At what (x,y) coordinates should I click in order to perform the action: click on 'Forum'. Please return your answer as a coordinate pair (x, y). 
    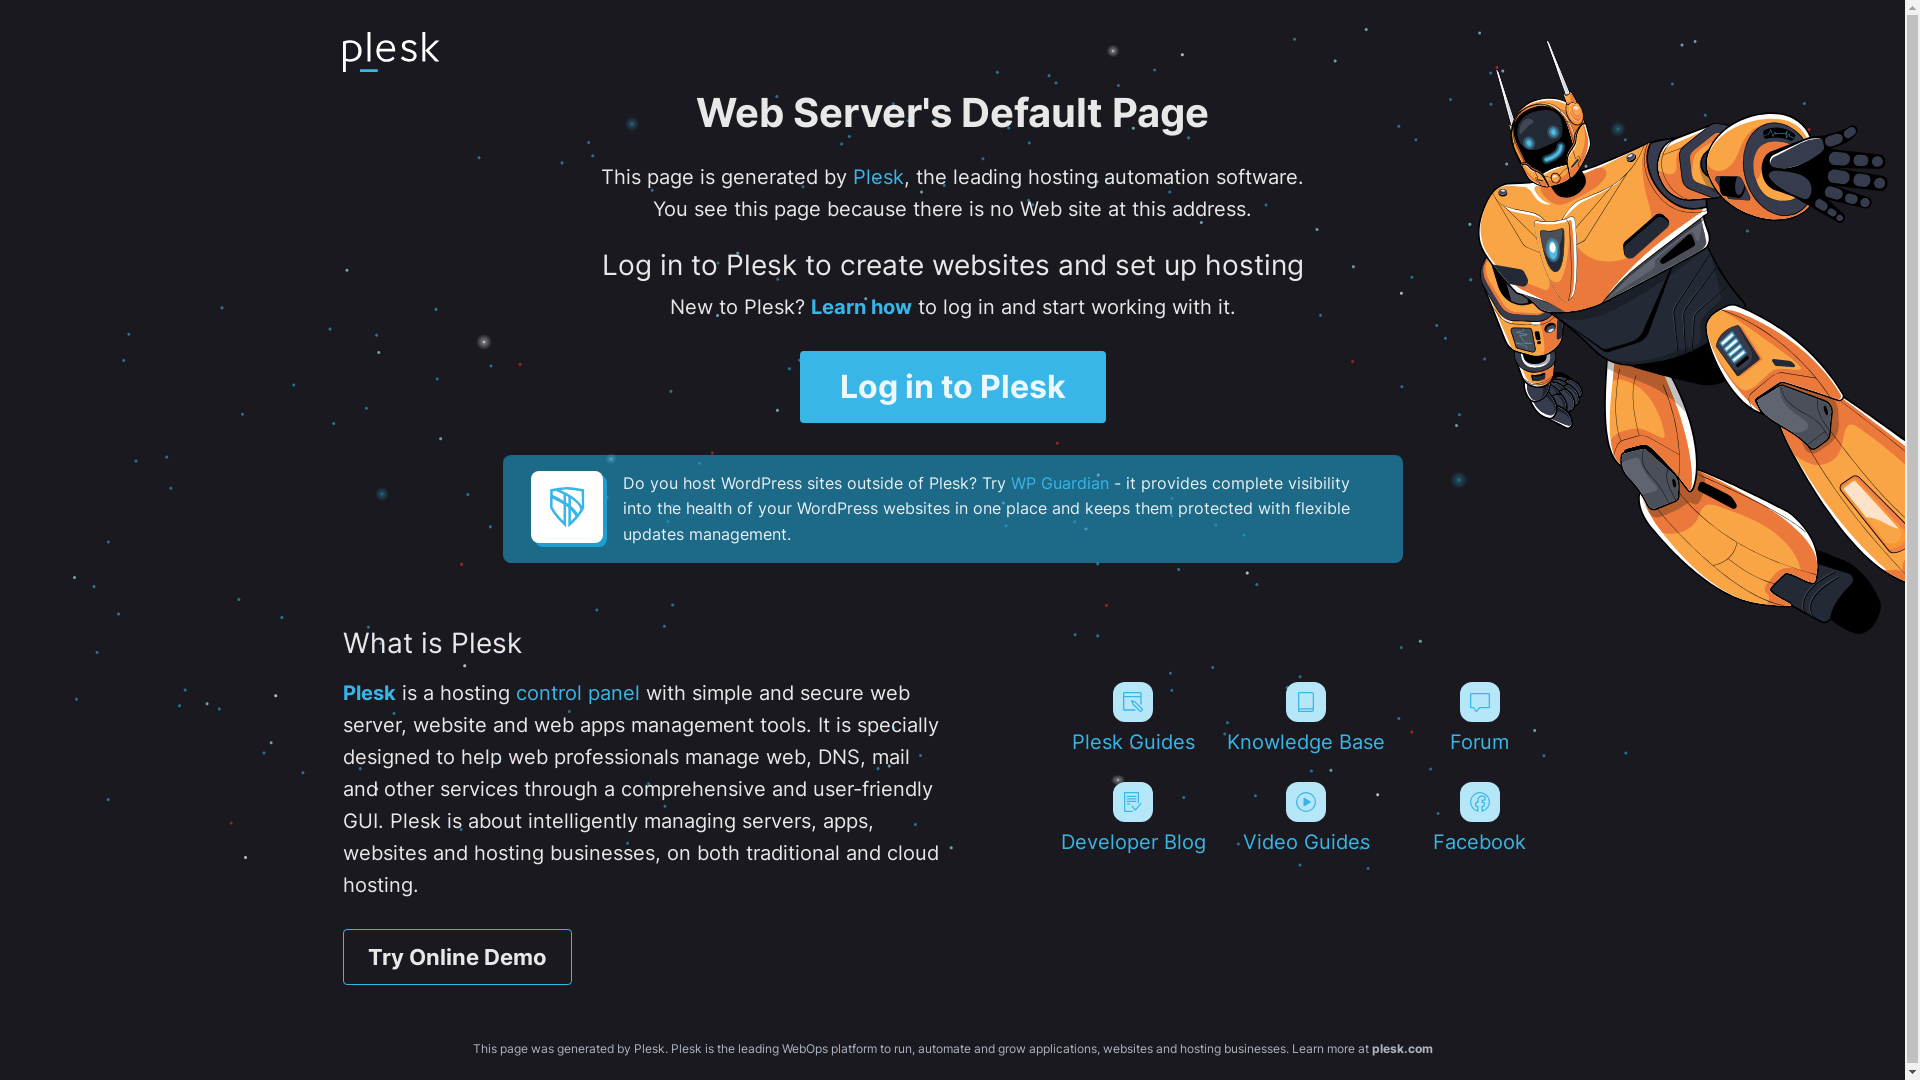
    Looking at the image, I should click on (1479, 716).